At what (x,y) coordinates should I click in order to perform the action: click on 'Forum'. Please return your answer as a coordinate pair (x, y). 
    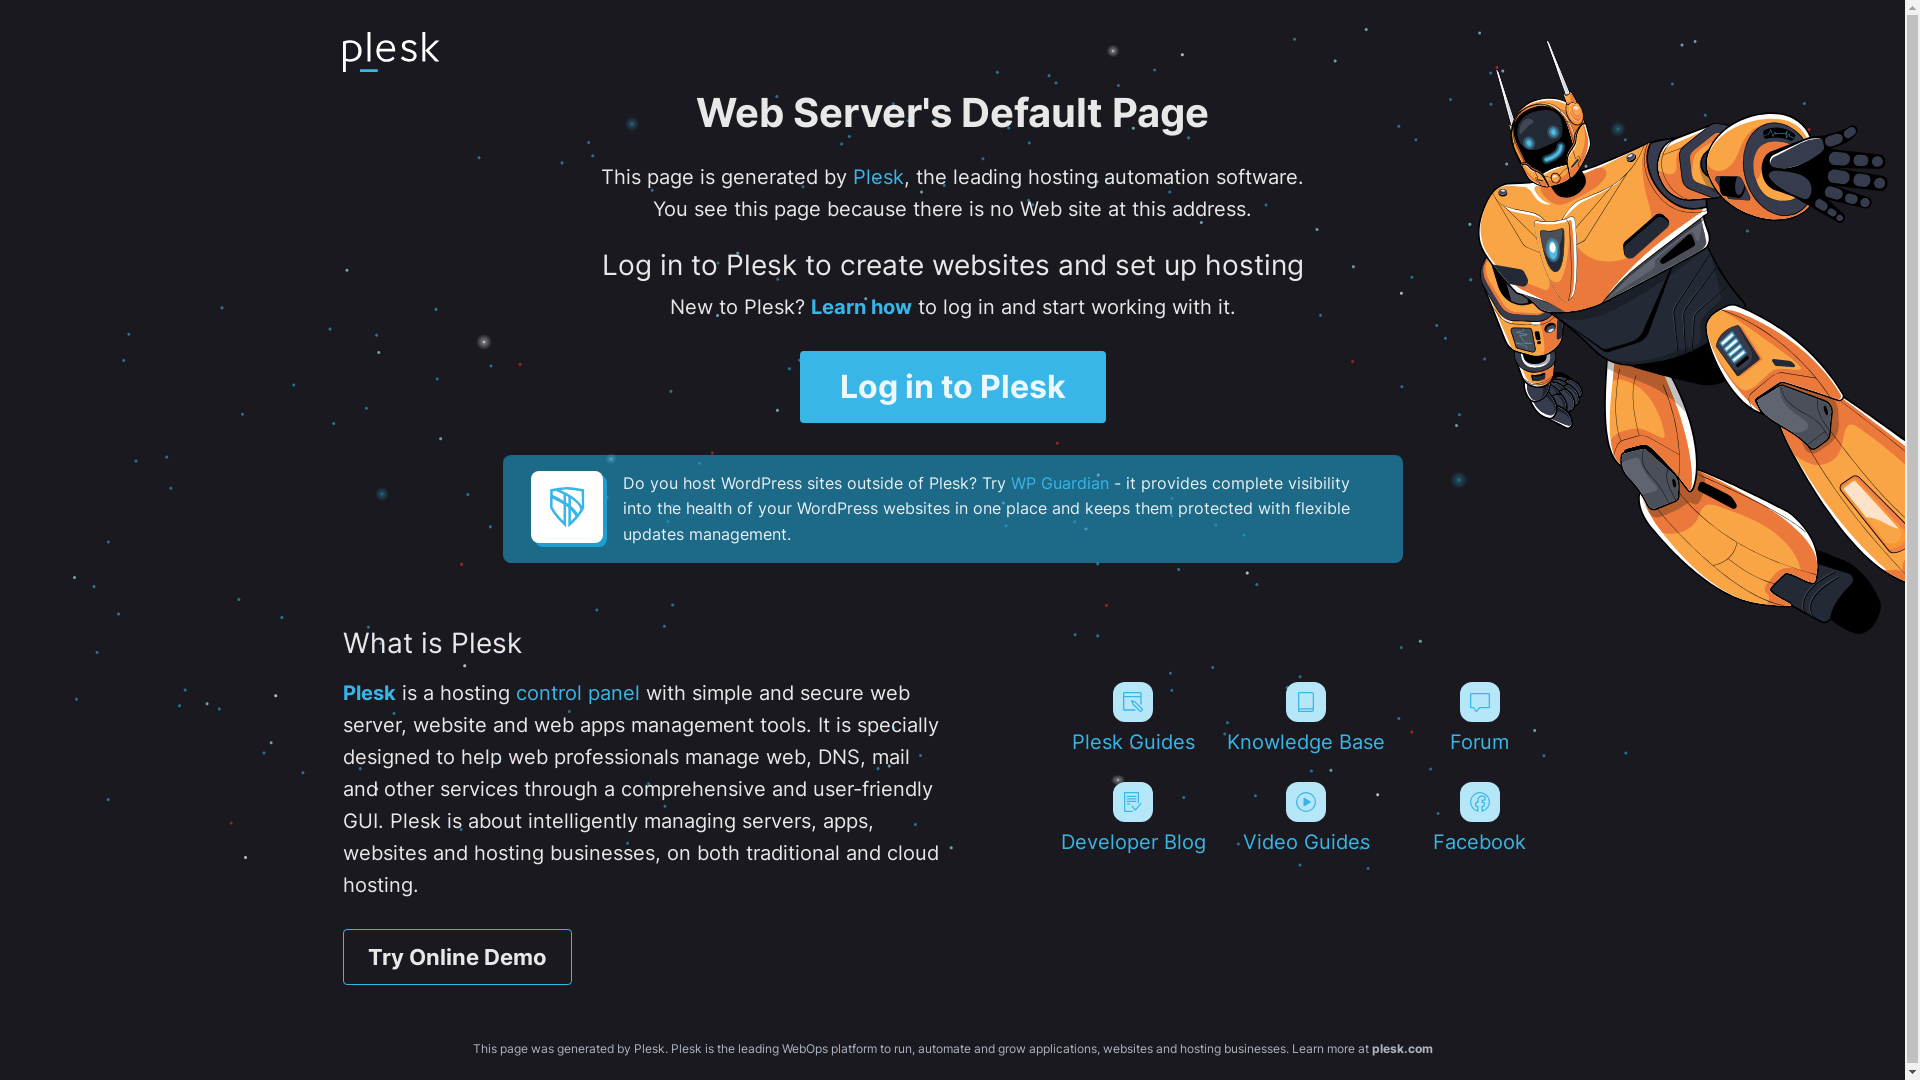
    Looking at the image, I should click on (1479, 716).